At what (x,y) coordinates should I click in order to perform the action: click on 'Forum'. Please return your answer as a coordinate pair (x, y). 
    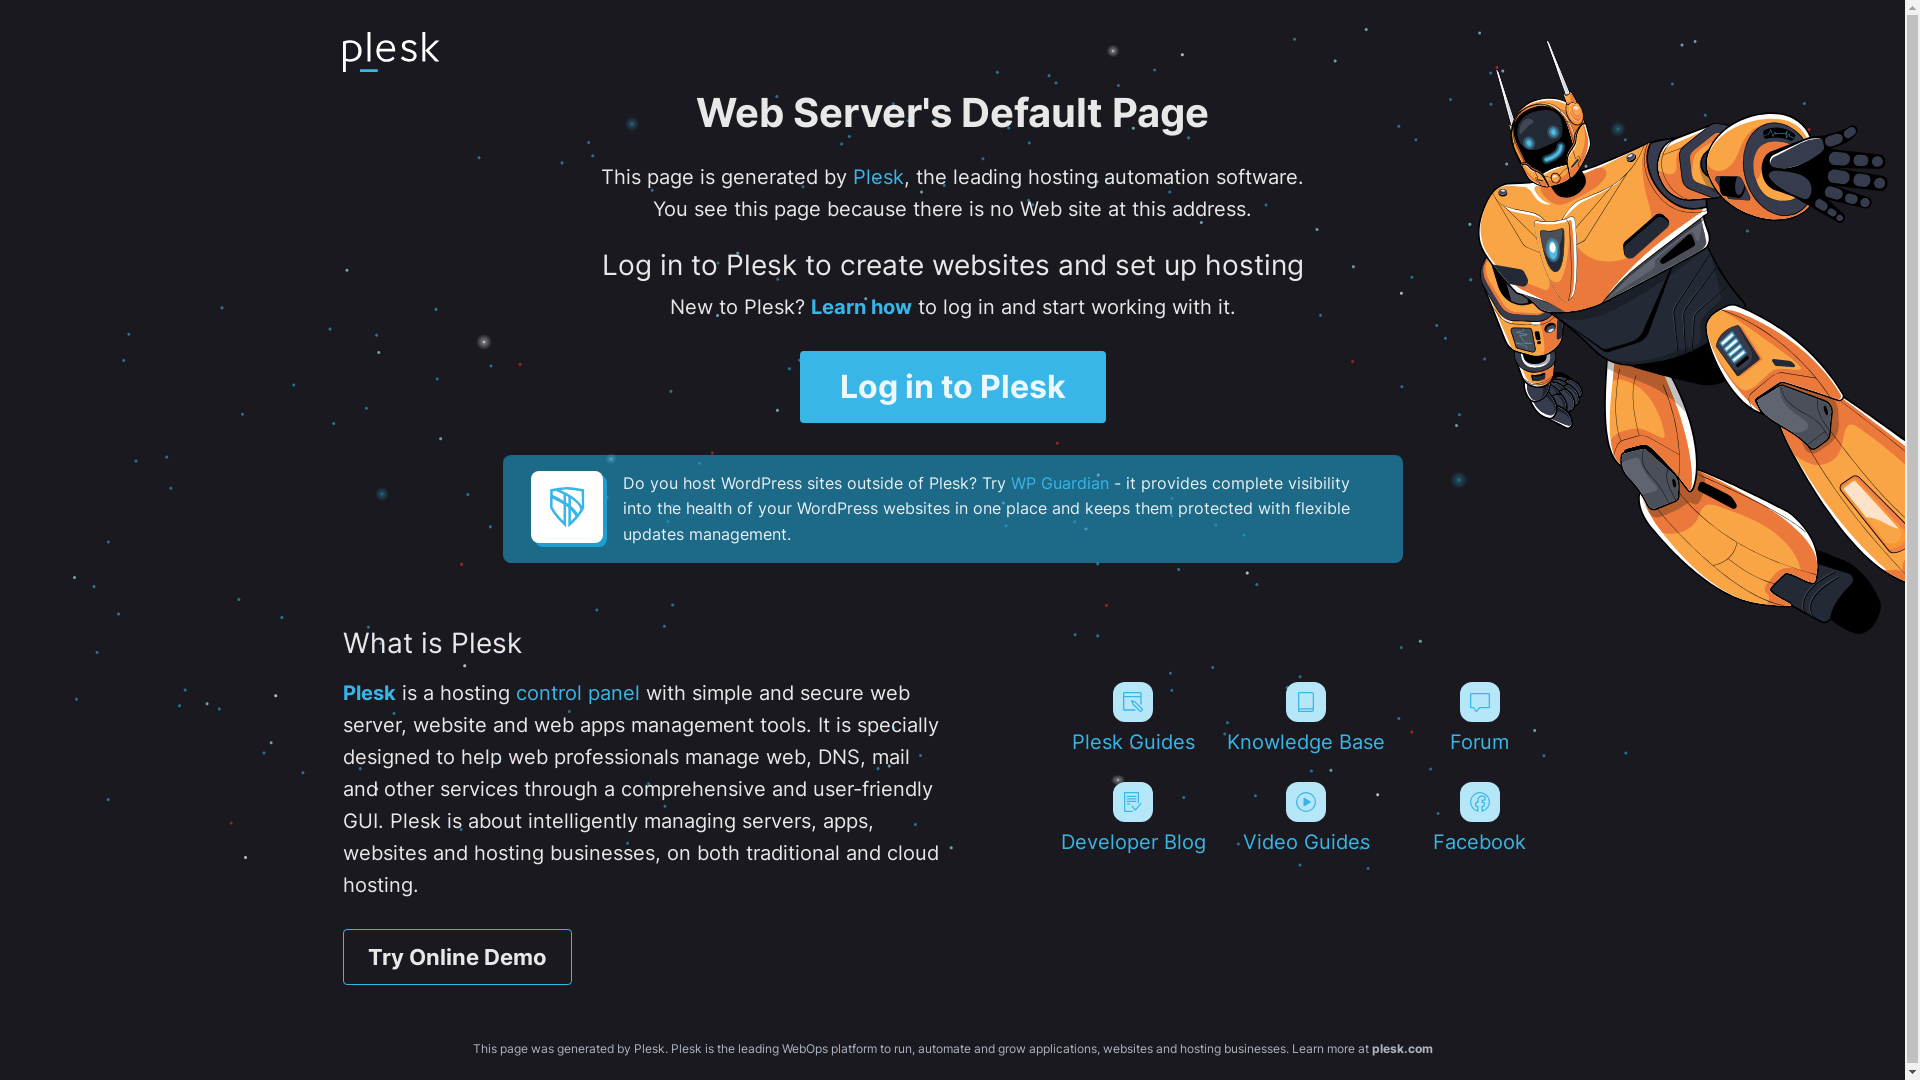
    Looking at the image, I should click on (1479, 716).